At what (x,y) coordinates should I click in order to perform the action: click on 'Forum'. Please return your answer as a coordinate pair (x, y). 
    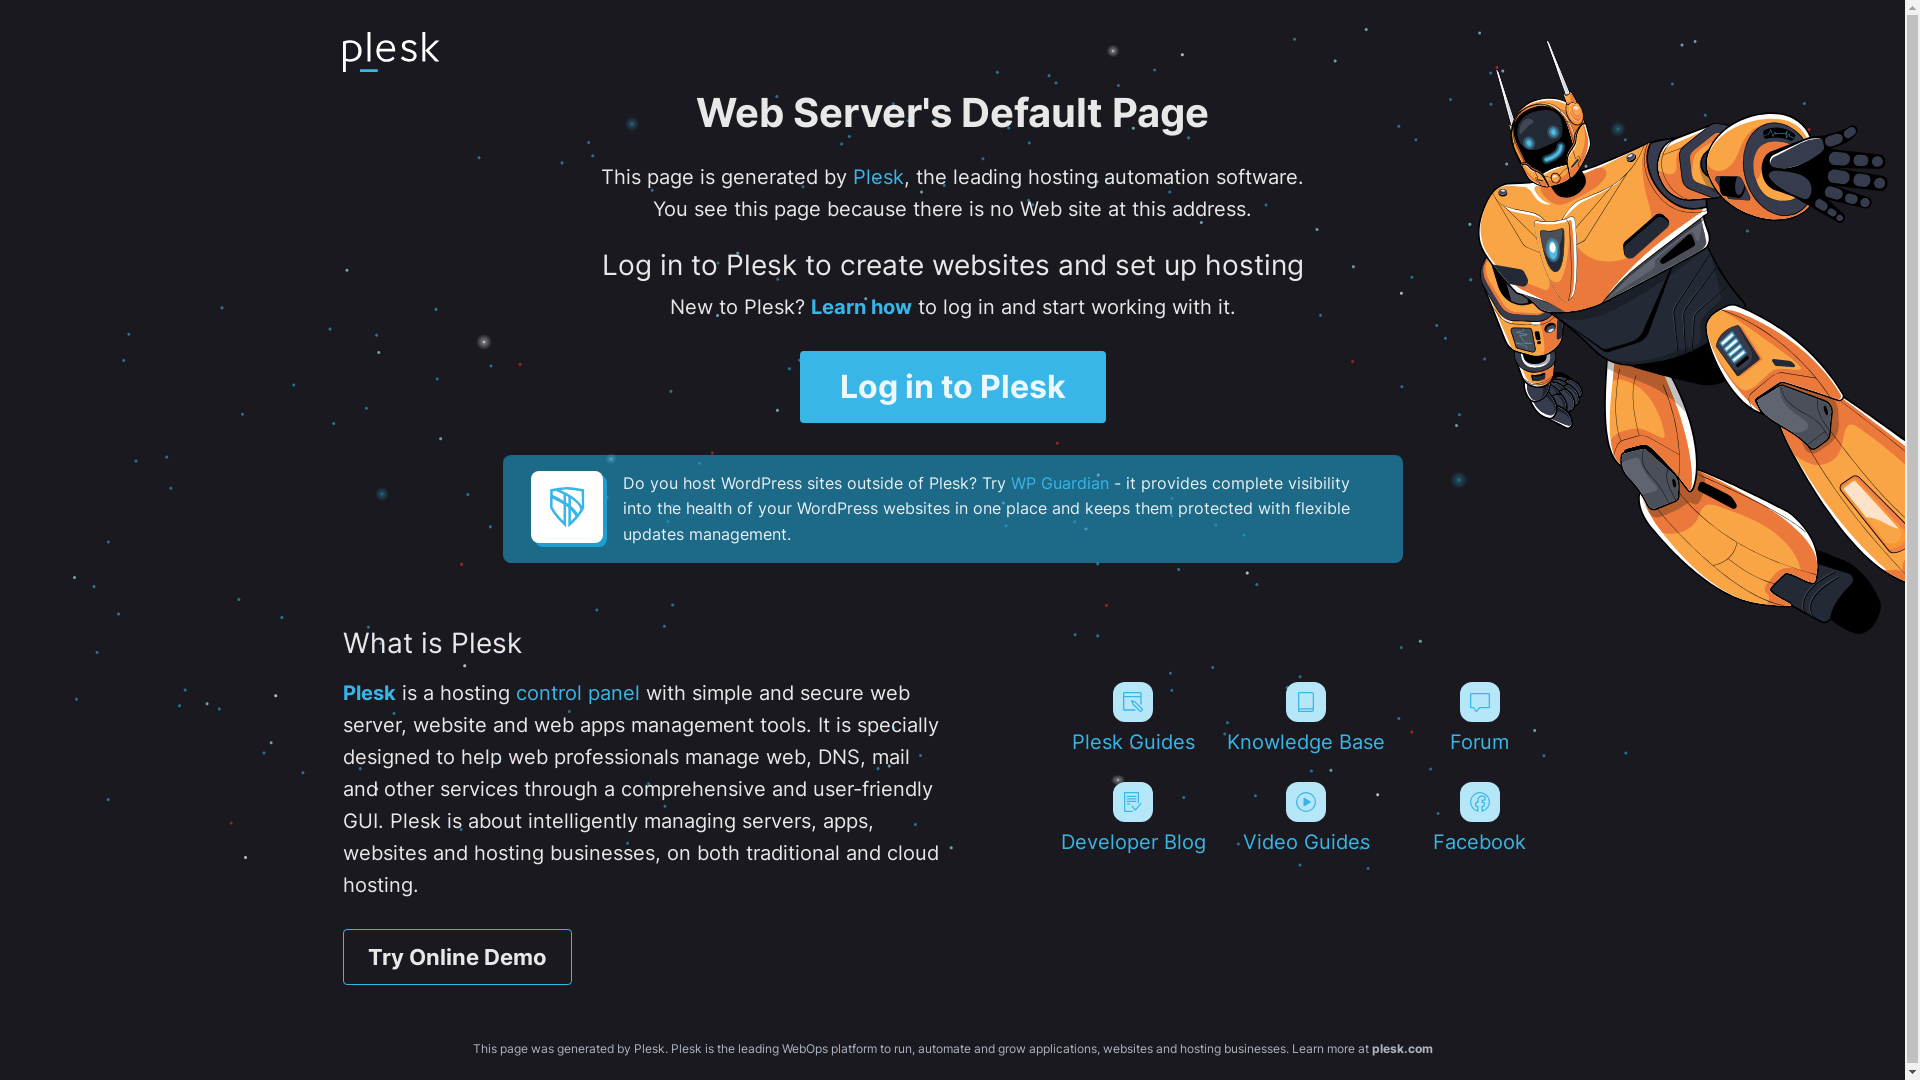
    Looking at the image, I should click on (1479, 716).